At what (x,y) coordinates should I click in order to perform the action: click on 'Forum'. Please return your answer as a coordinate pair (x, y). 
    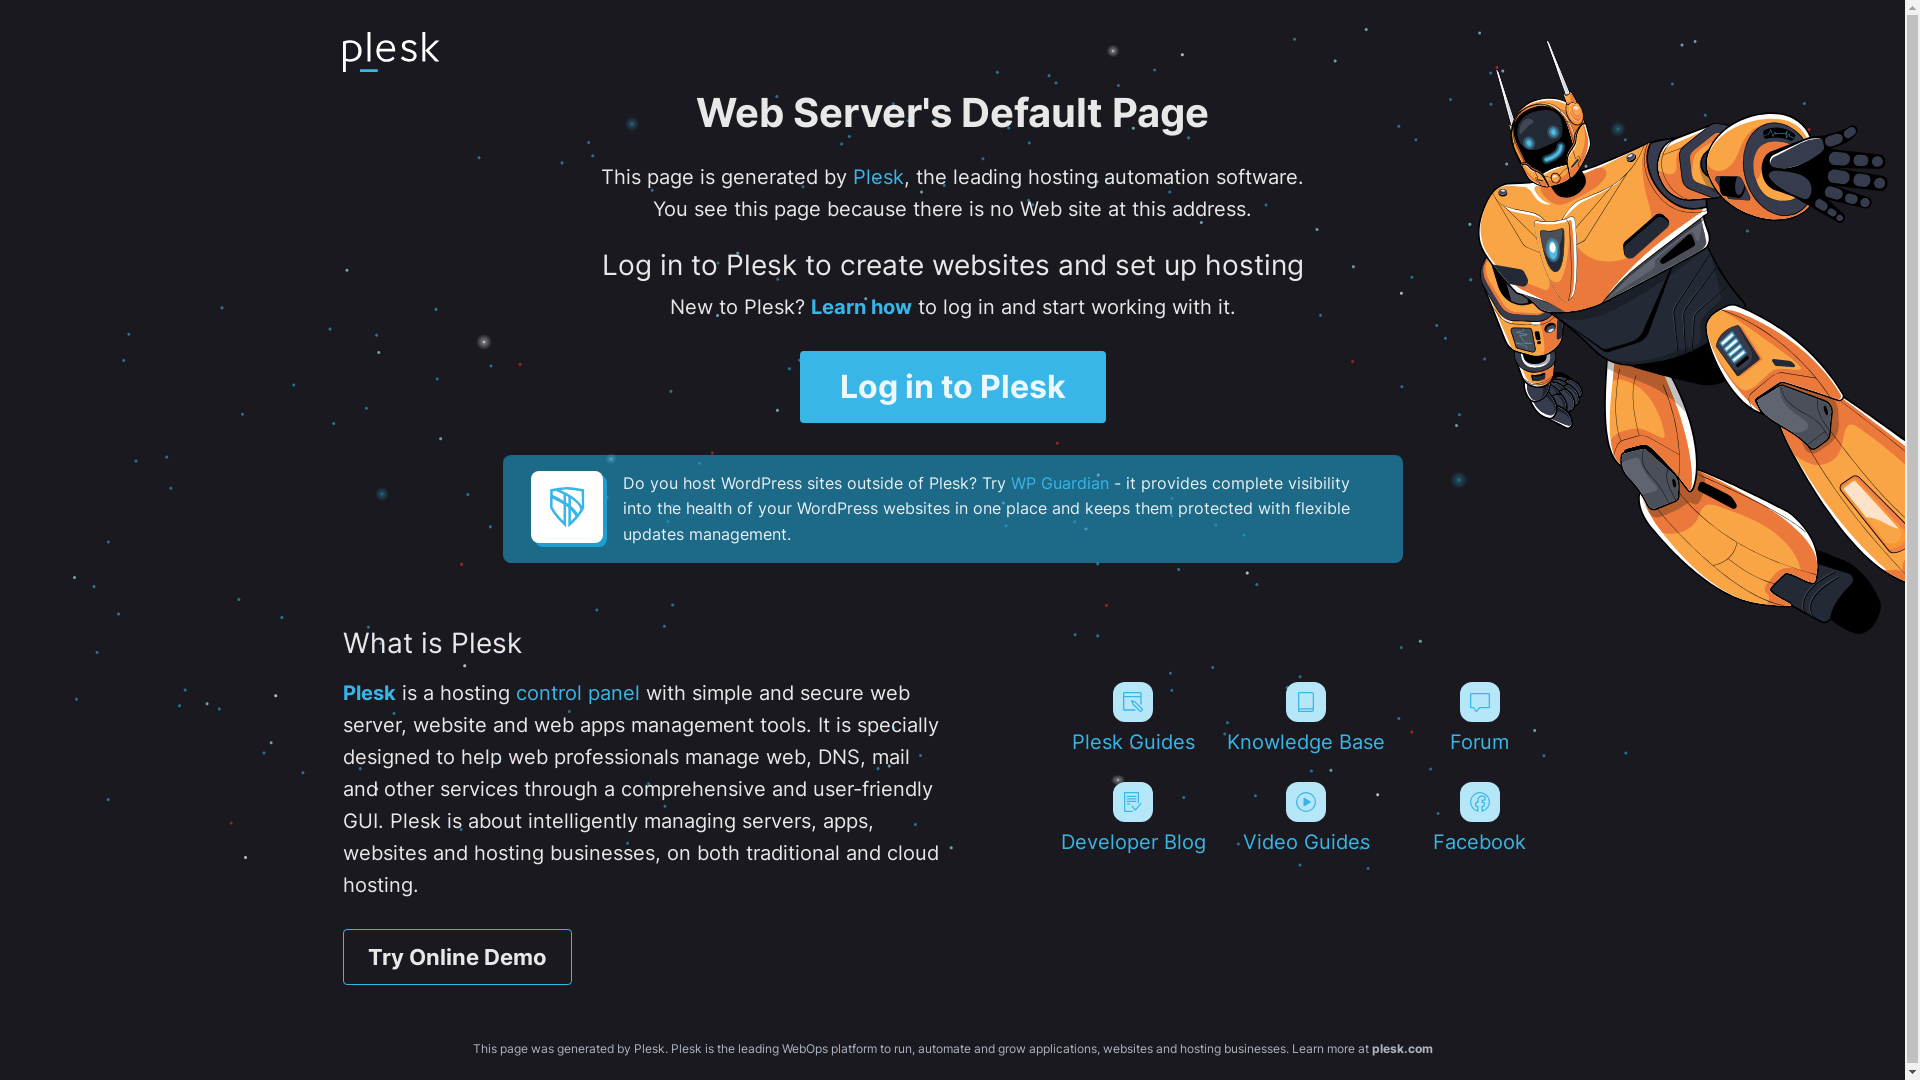
    Looking at the image, I should click on (1479, 716).